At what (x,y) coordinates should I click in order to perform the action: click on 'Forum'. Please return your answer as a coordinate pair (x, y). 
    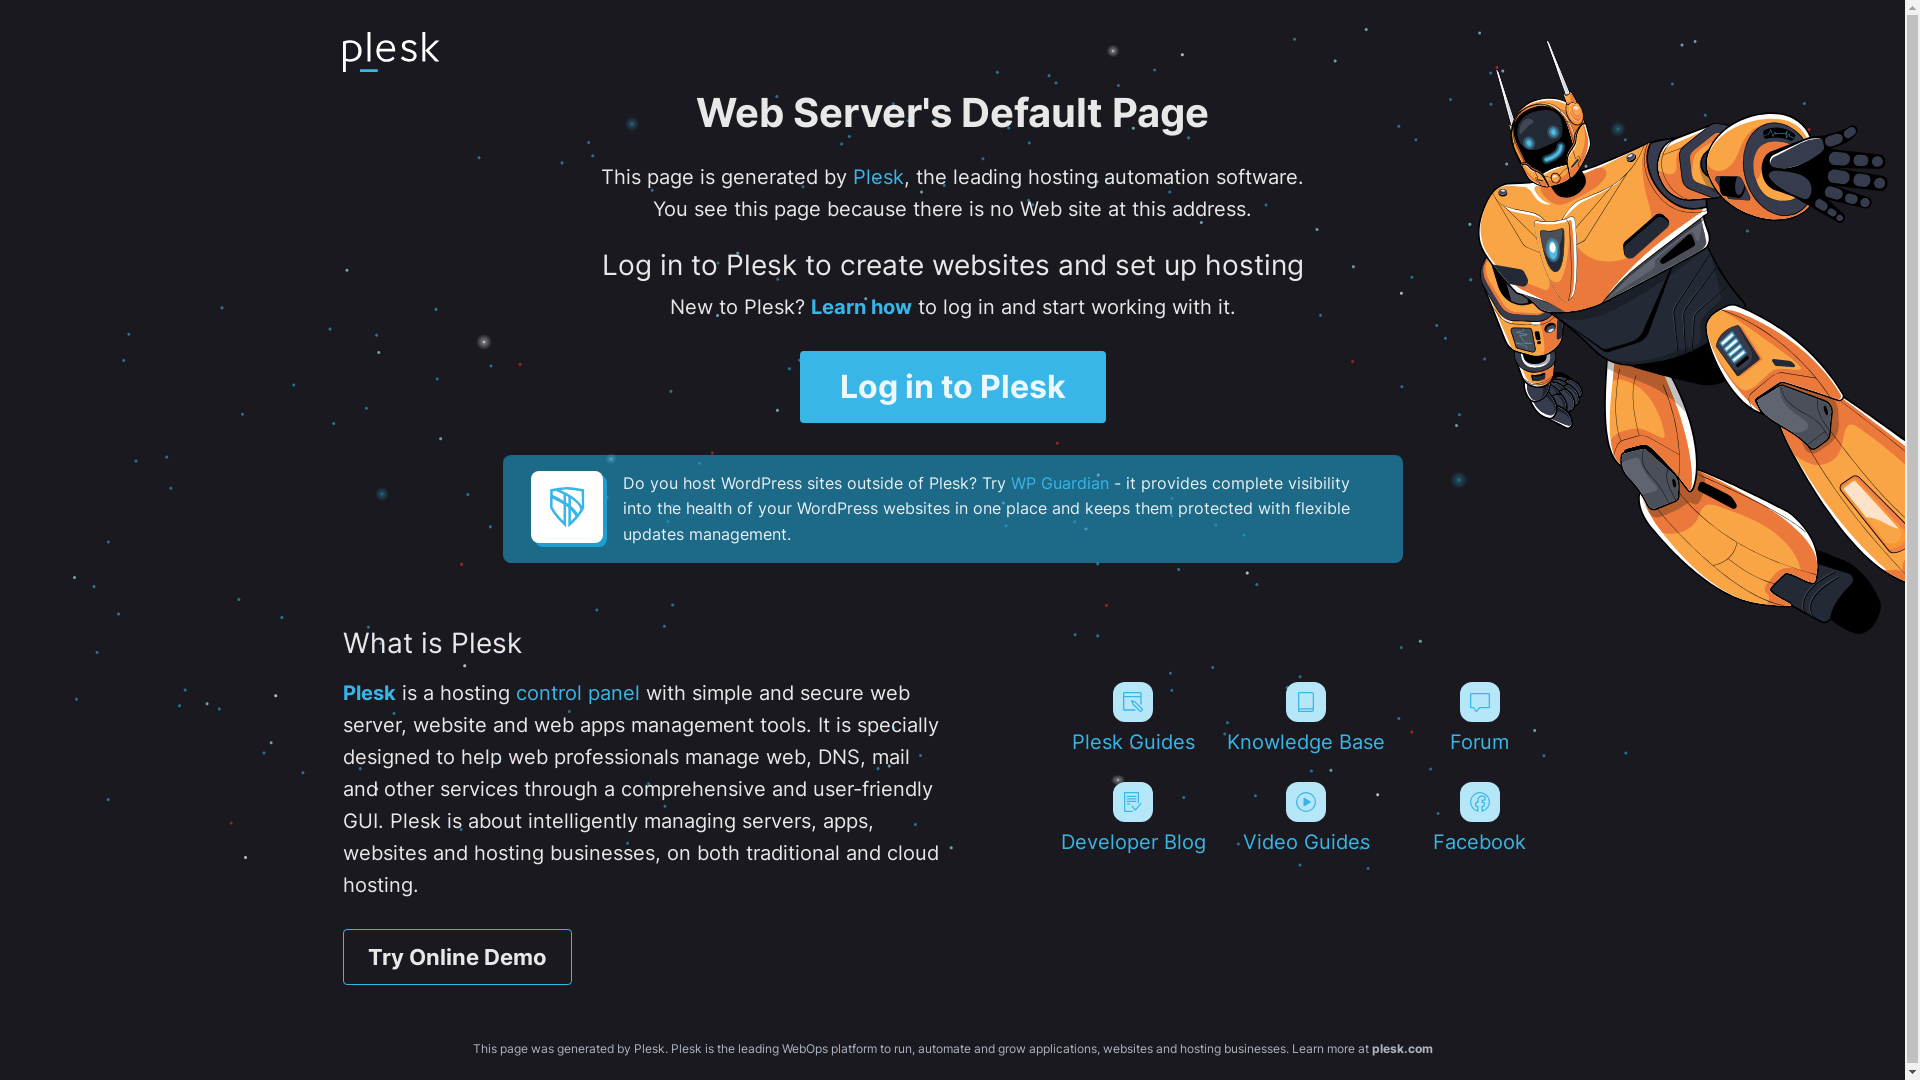
    Looking at the image, I should click on (1479, 716).